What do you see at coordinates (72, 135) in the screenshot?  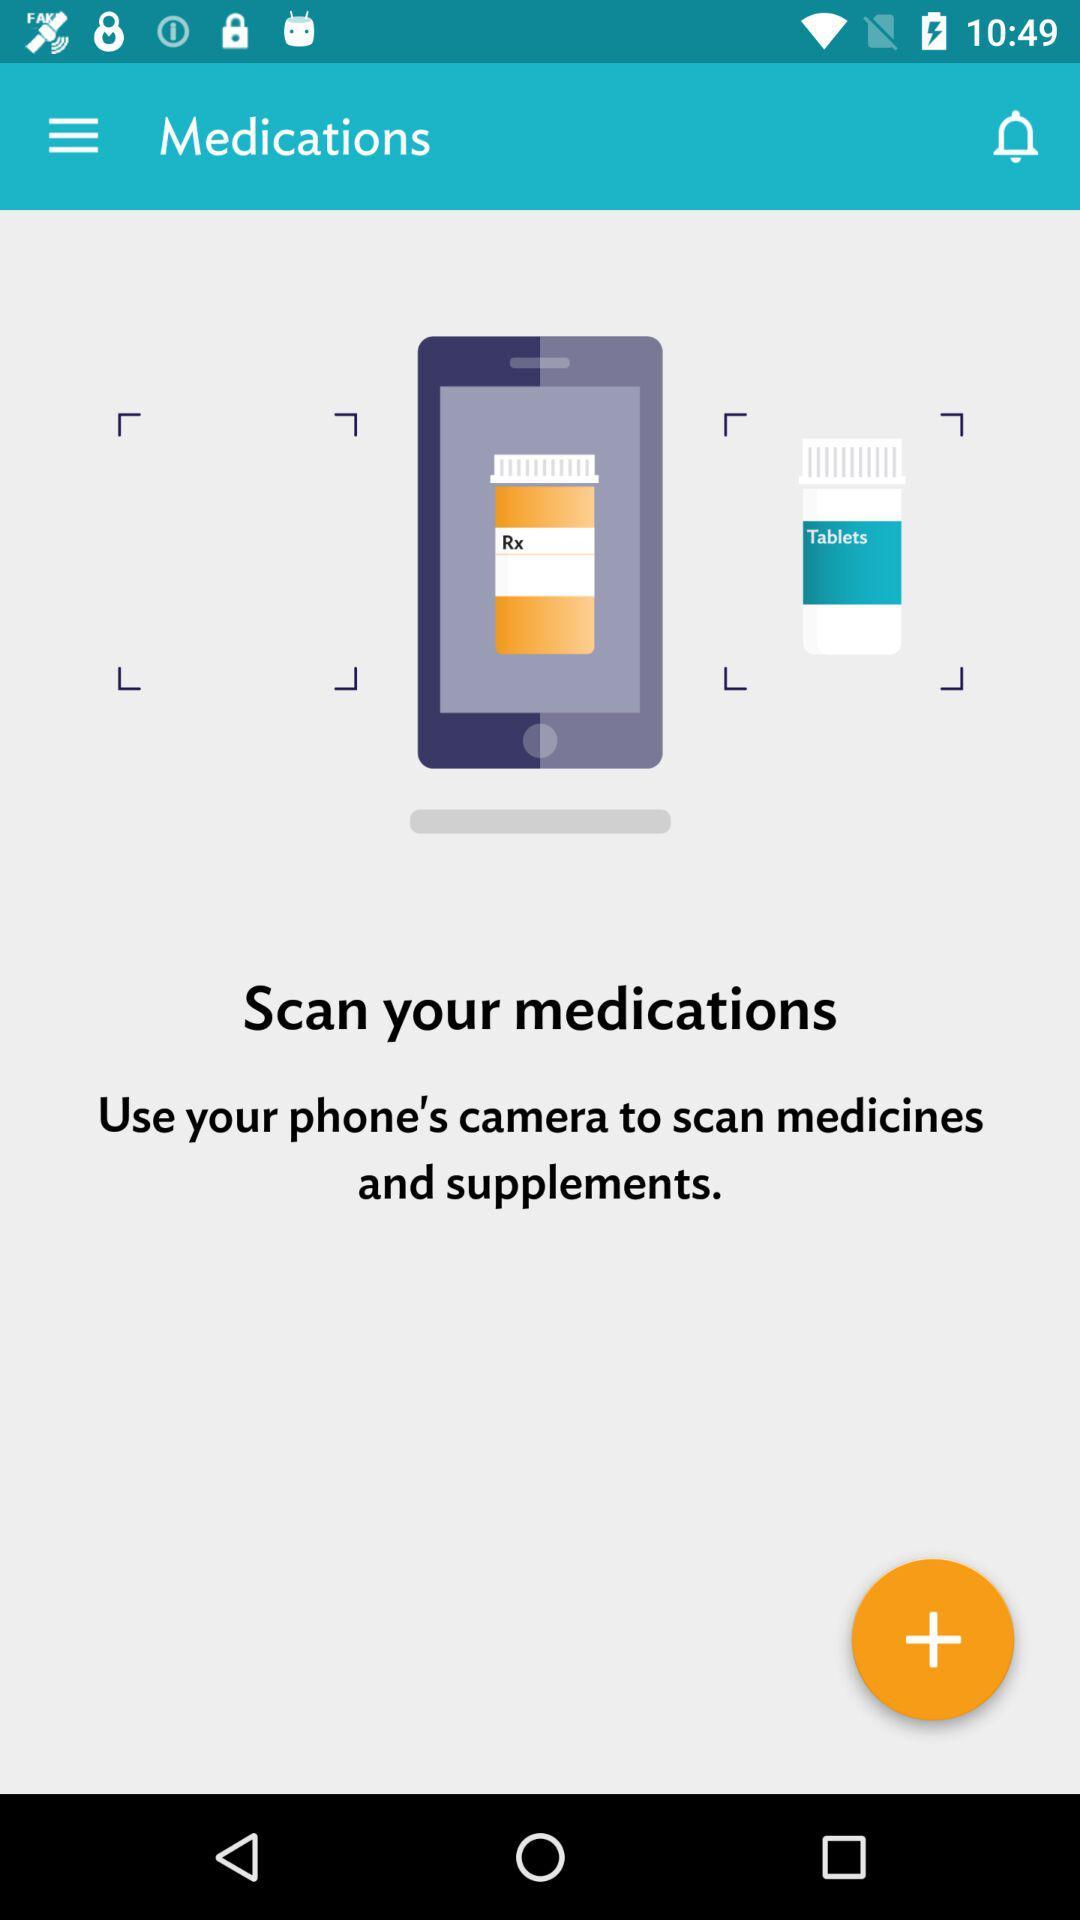 I see `the app next to the medications item` at bounding box center [72, 135].